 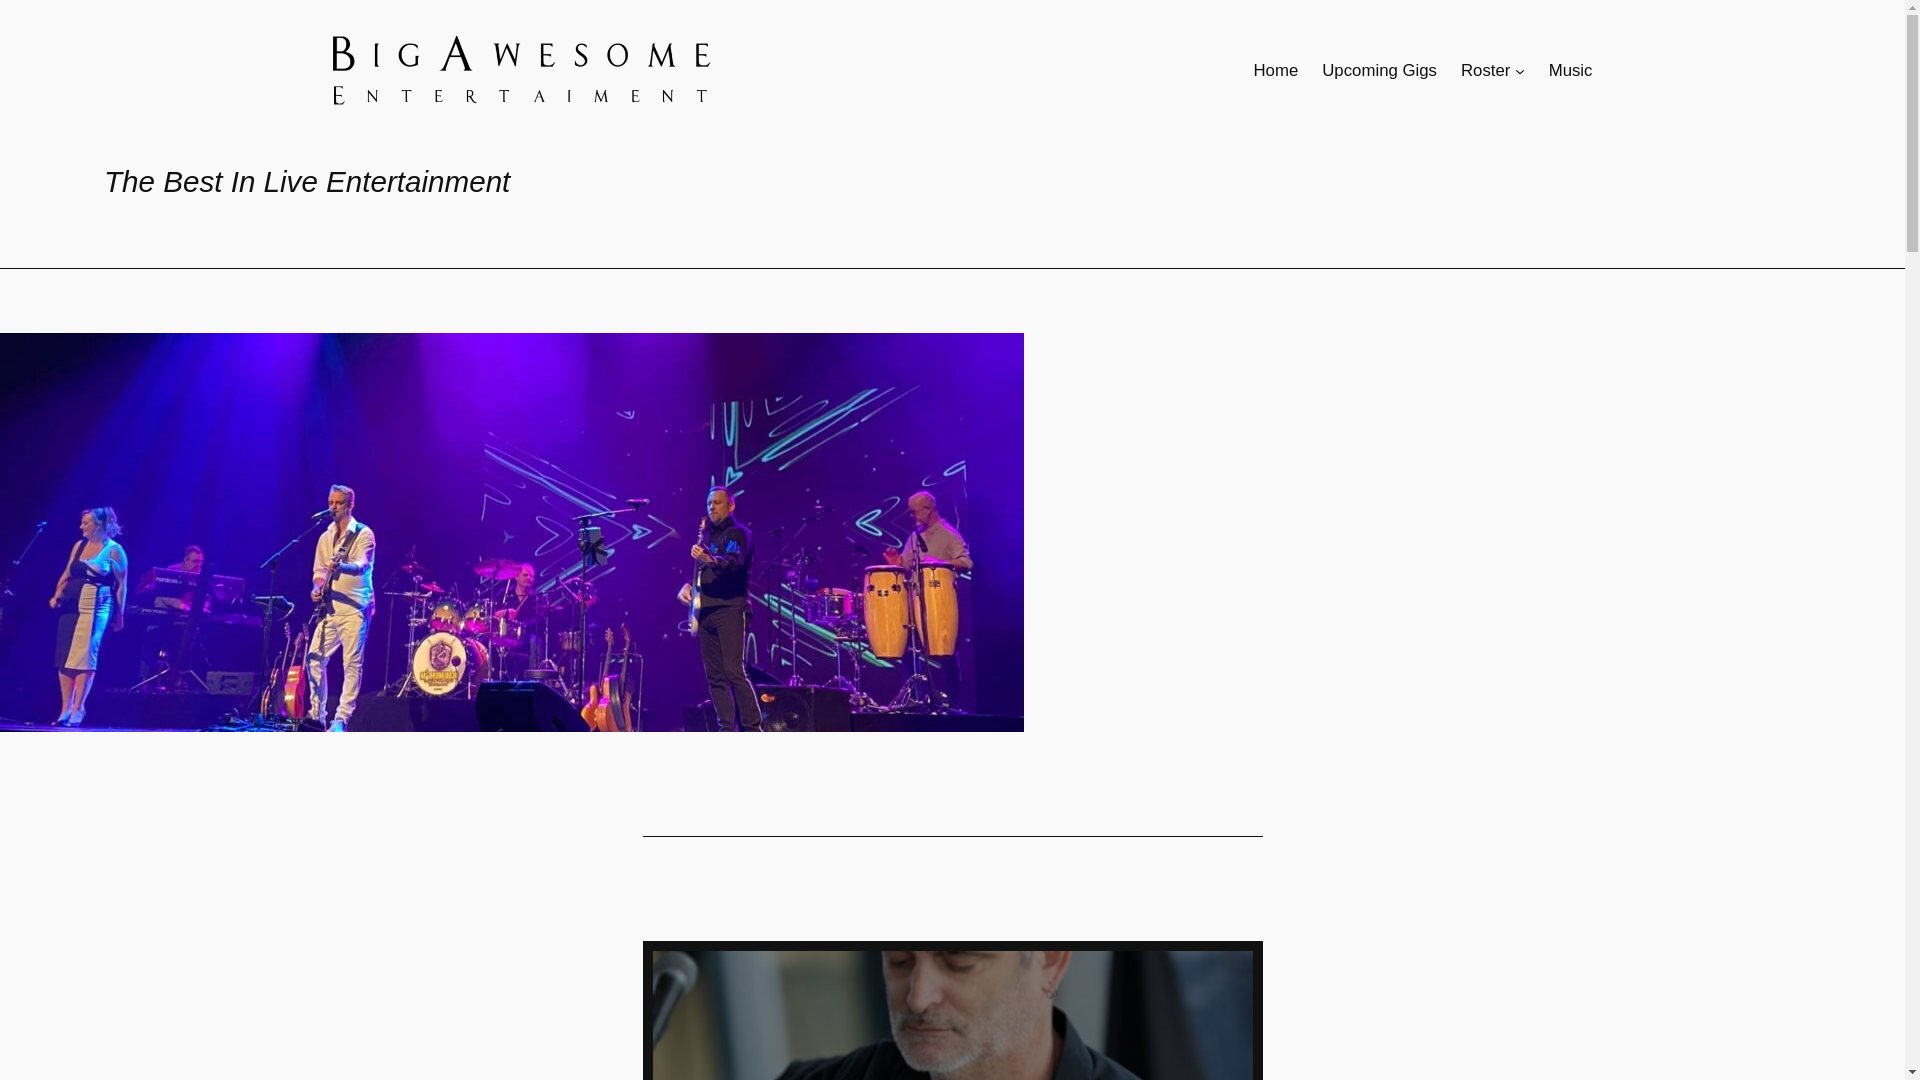 What do you see at coordinates (1548, 69) in the screenshot?
I see `'Music'` at bounding box center [1548, 69].